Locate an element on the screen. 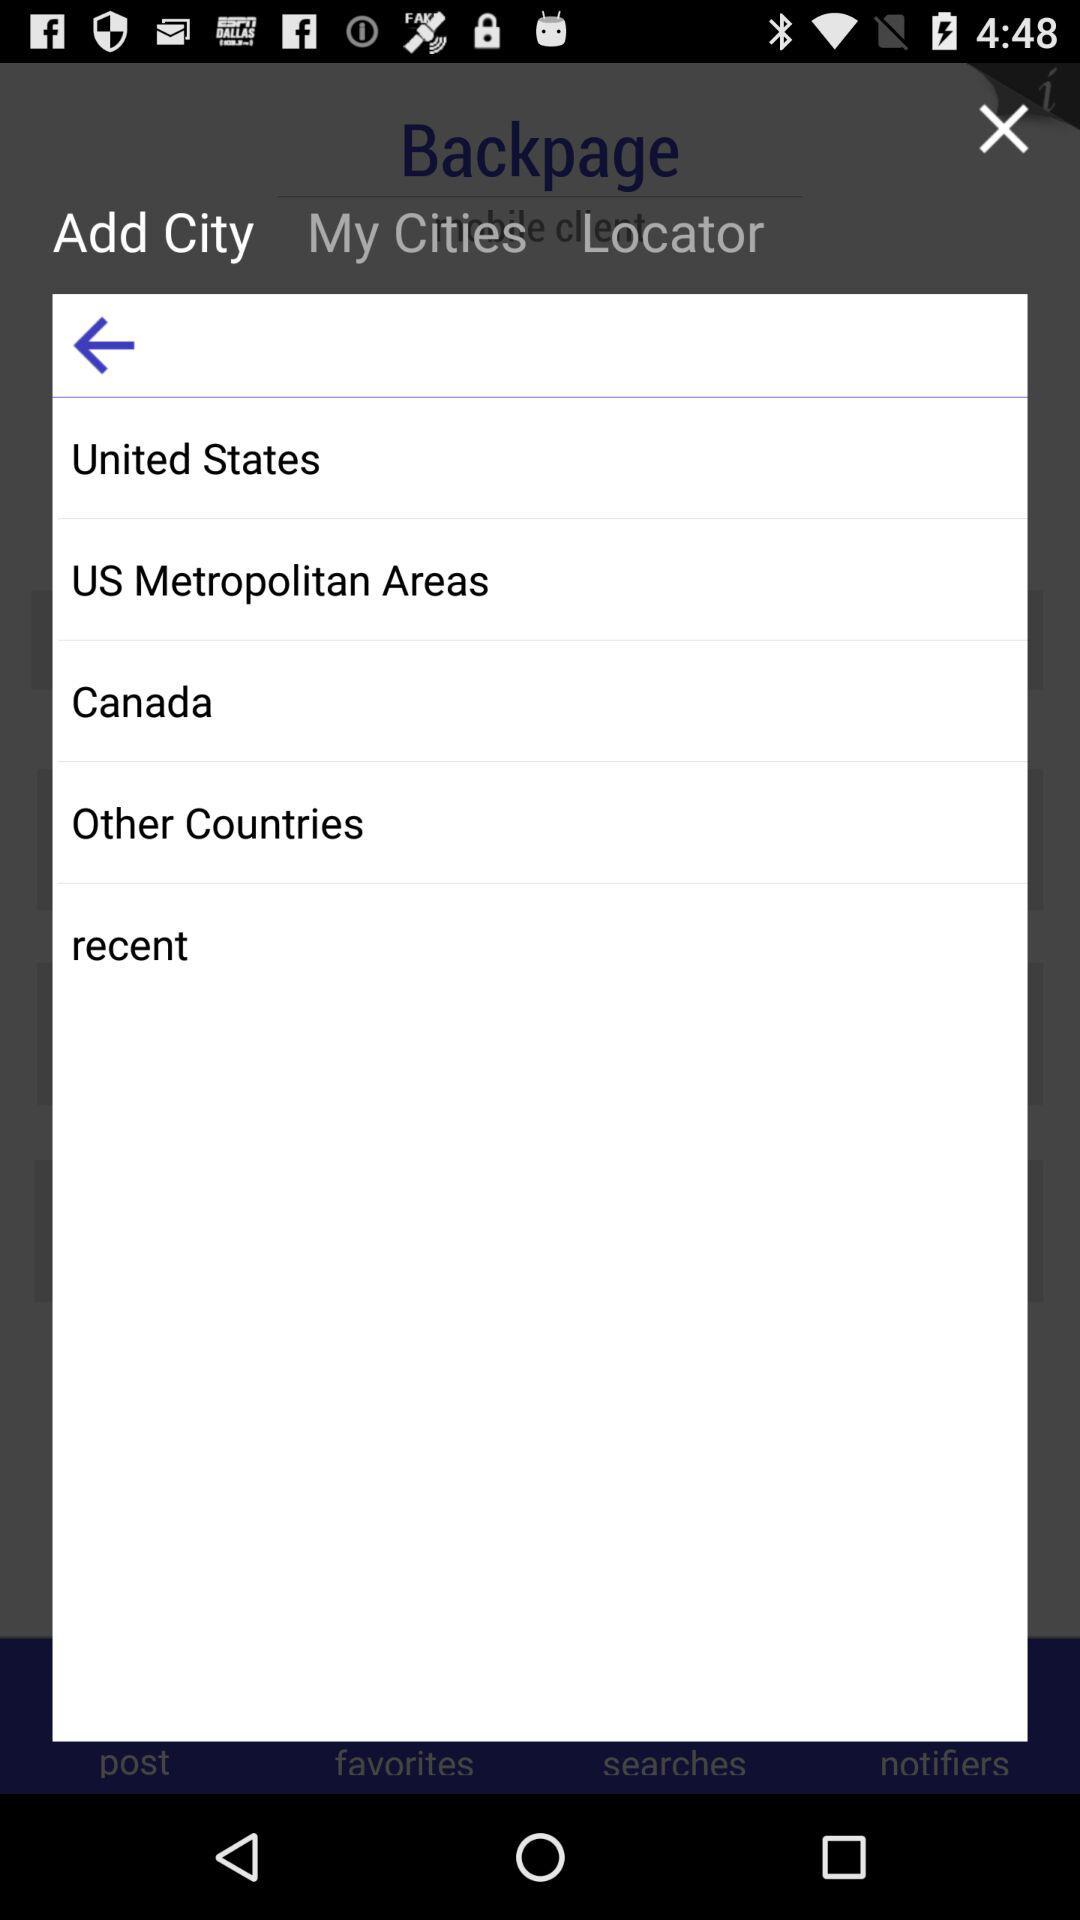 The height and width of the screenshot is (1920, 1080). go back is located at coordinates (103, 345).